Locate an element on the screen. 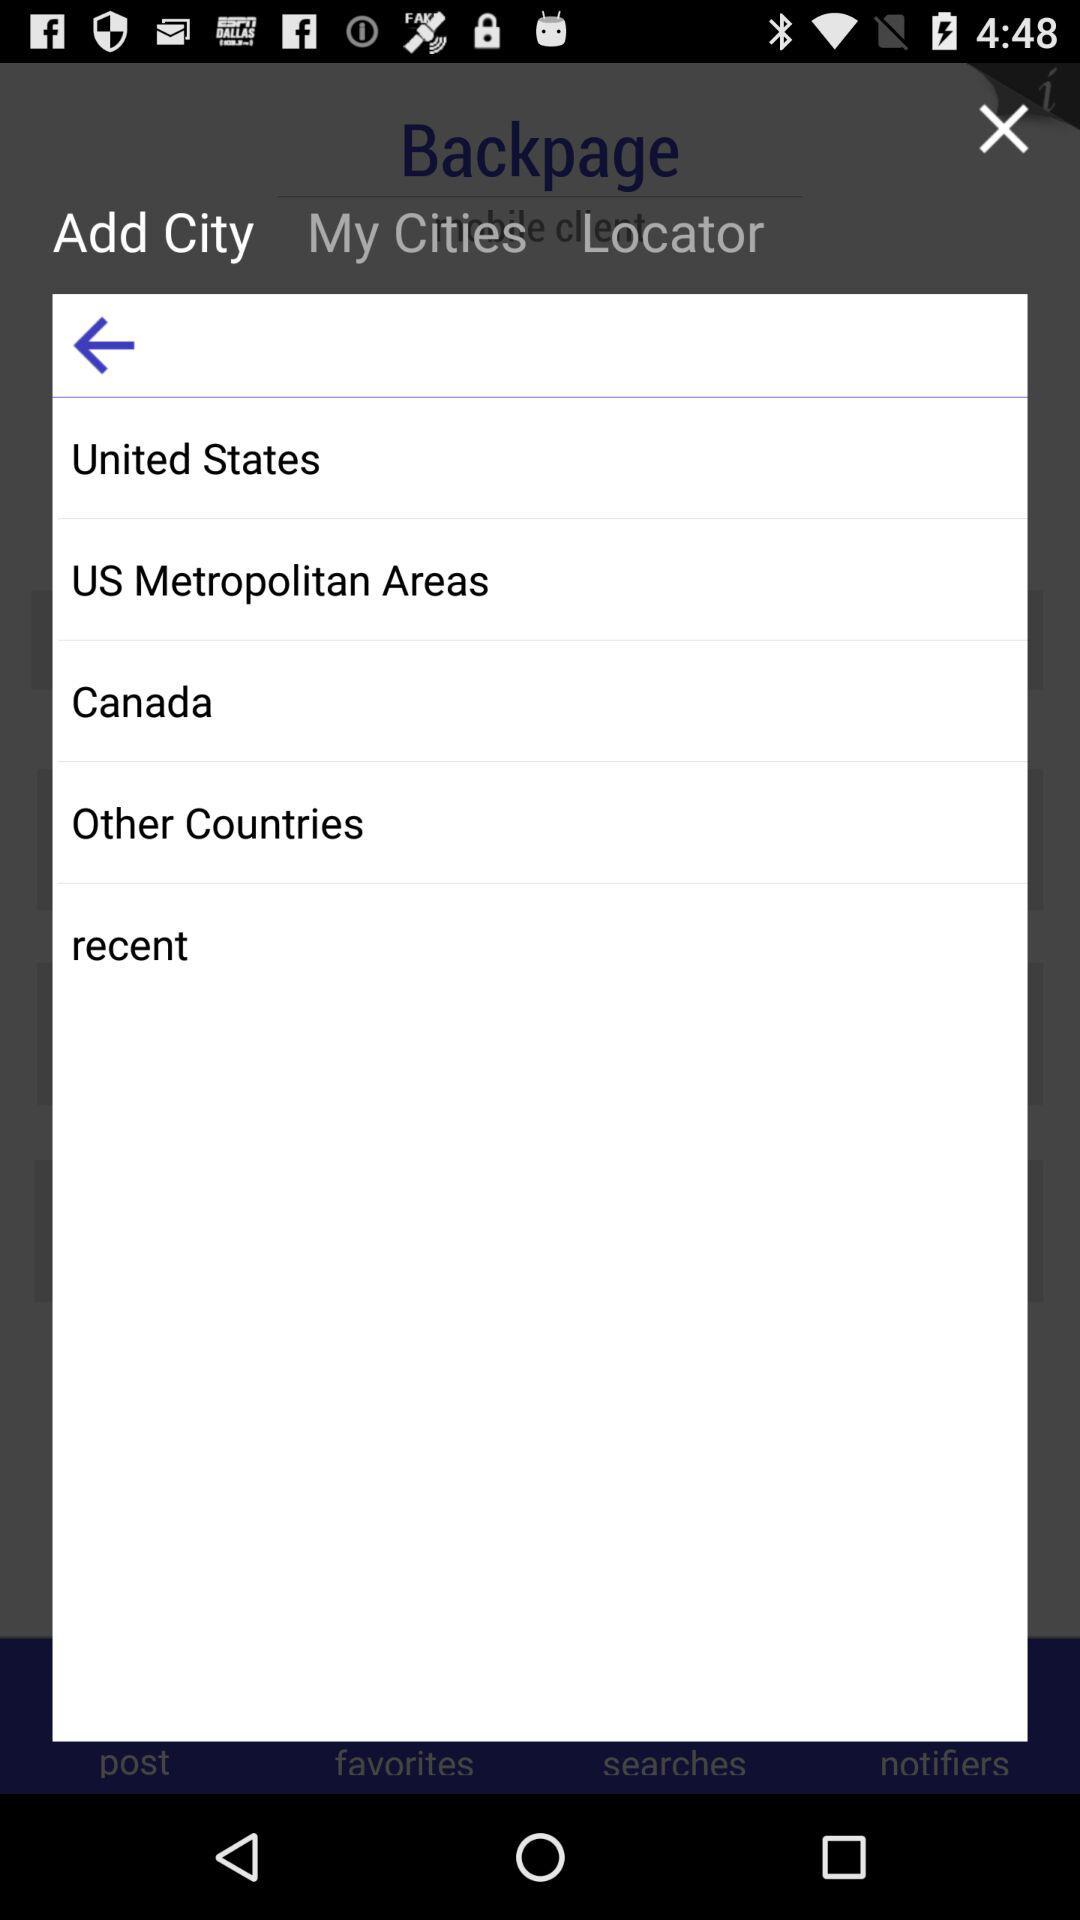 The height and width of the screenshot is (1920, 1080). go back is located at coordinates (103, 345).